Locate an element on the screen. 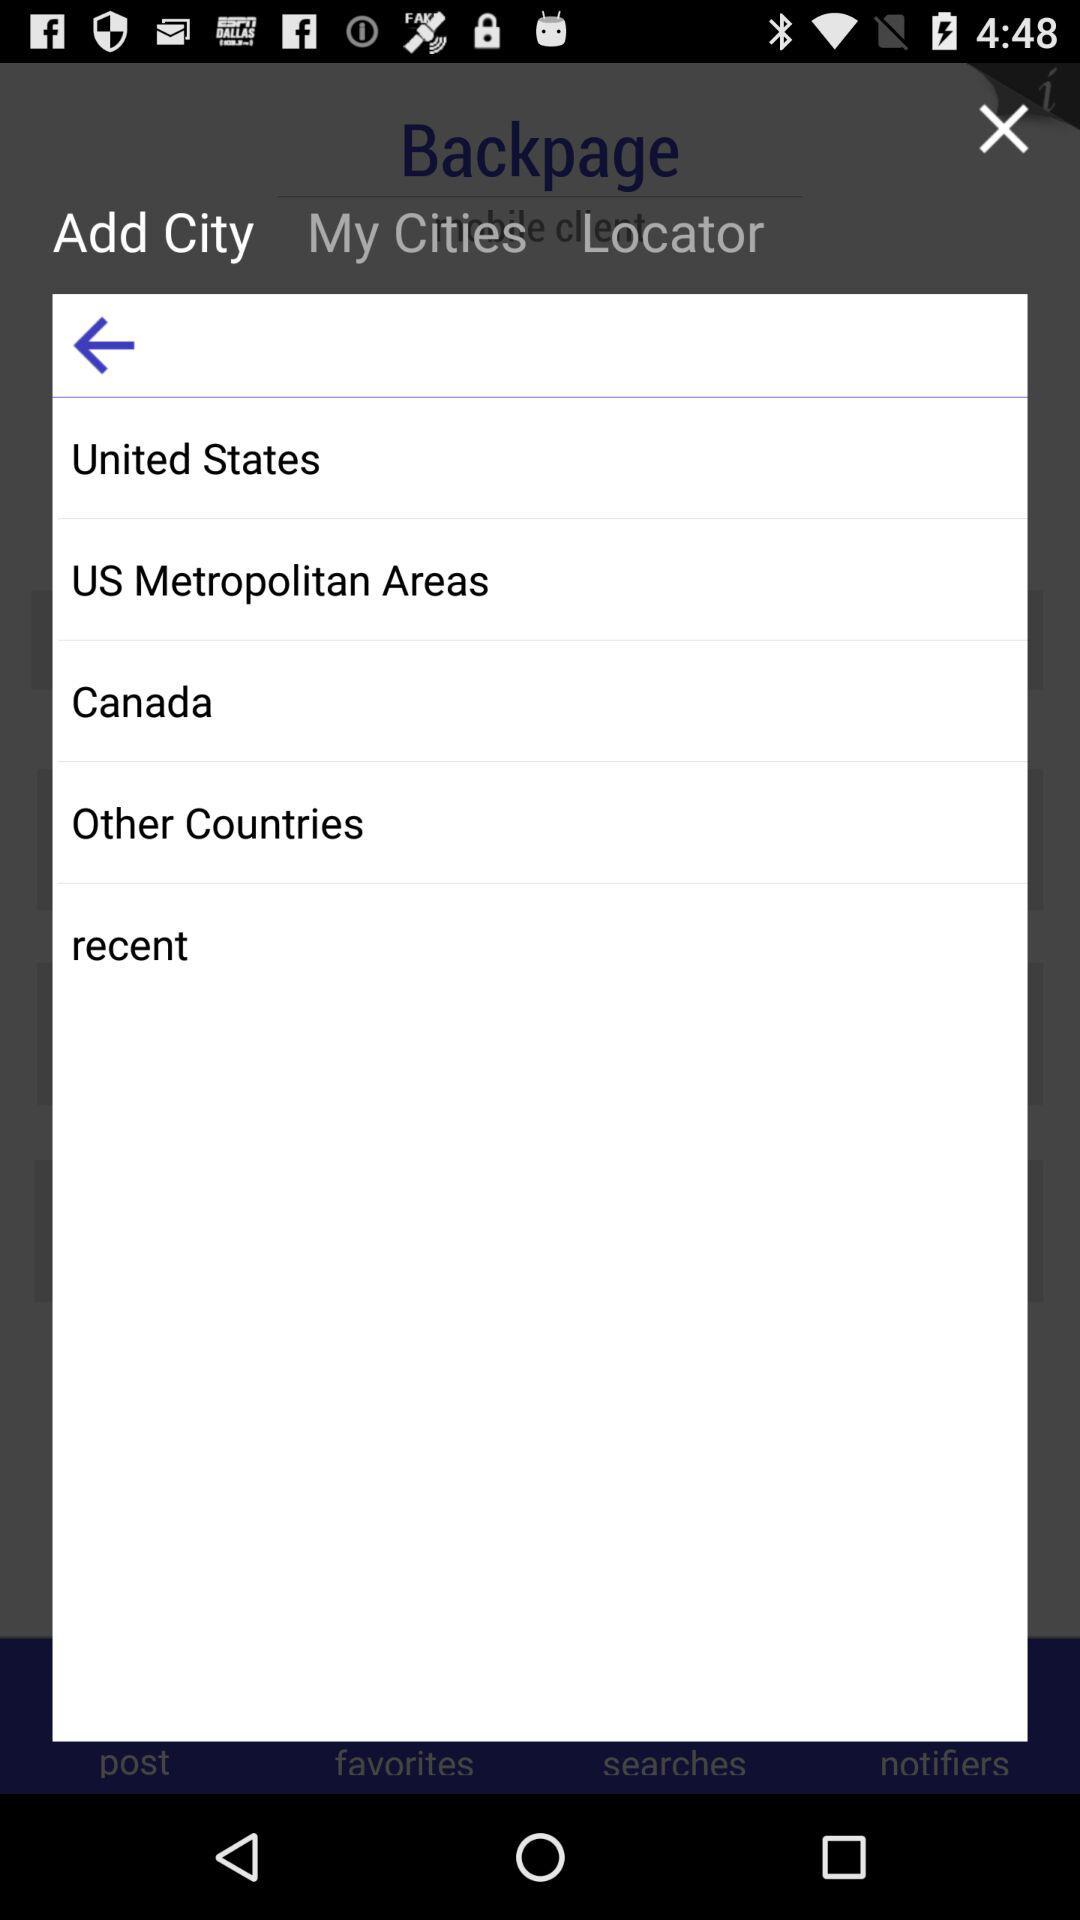 The height and width of the screenshot is (1920, 1080). go back is located at coordinates (103, 345).